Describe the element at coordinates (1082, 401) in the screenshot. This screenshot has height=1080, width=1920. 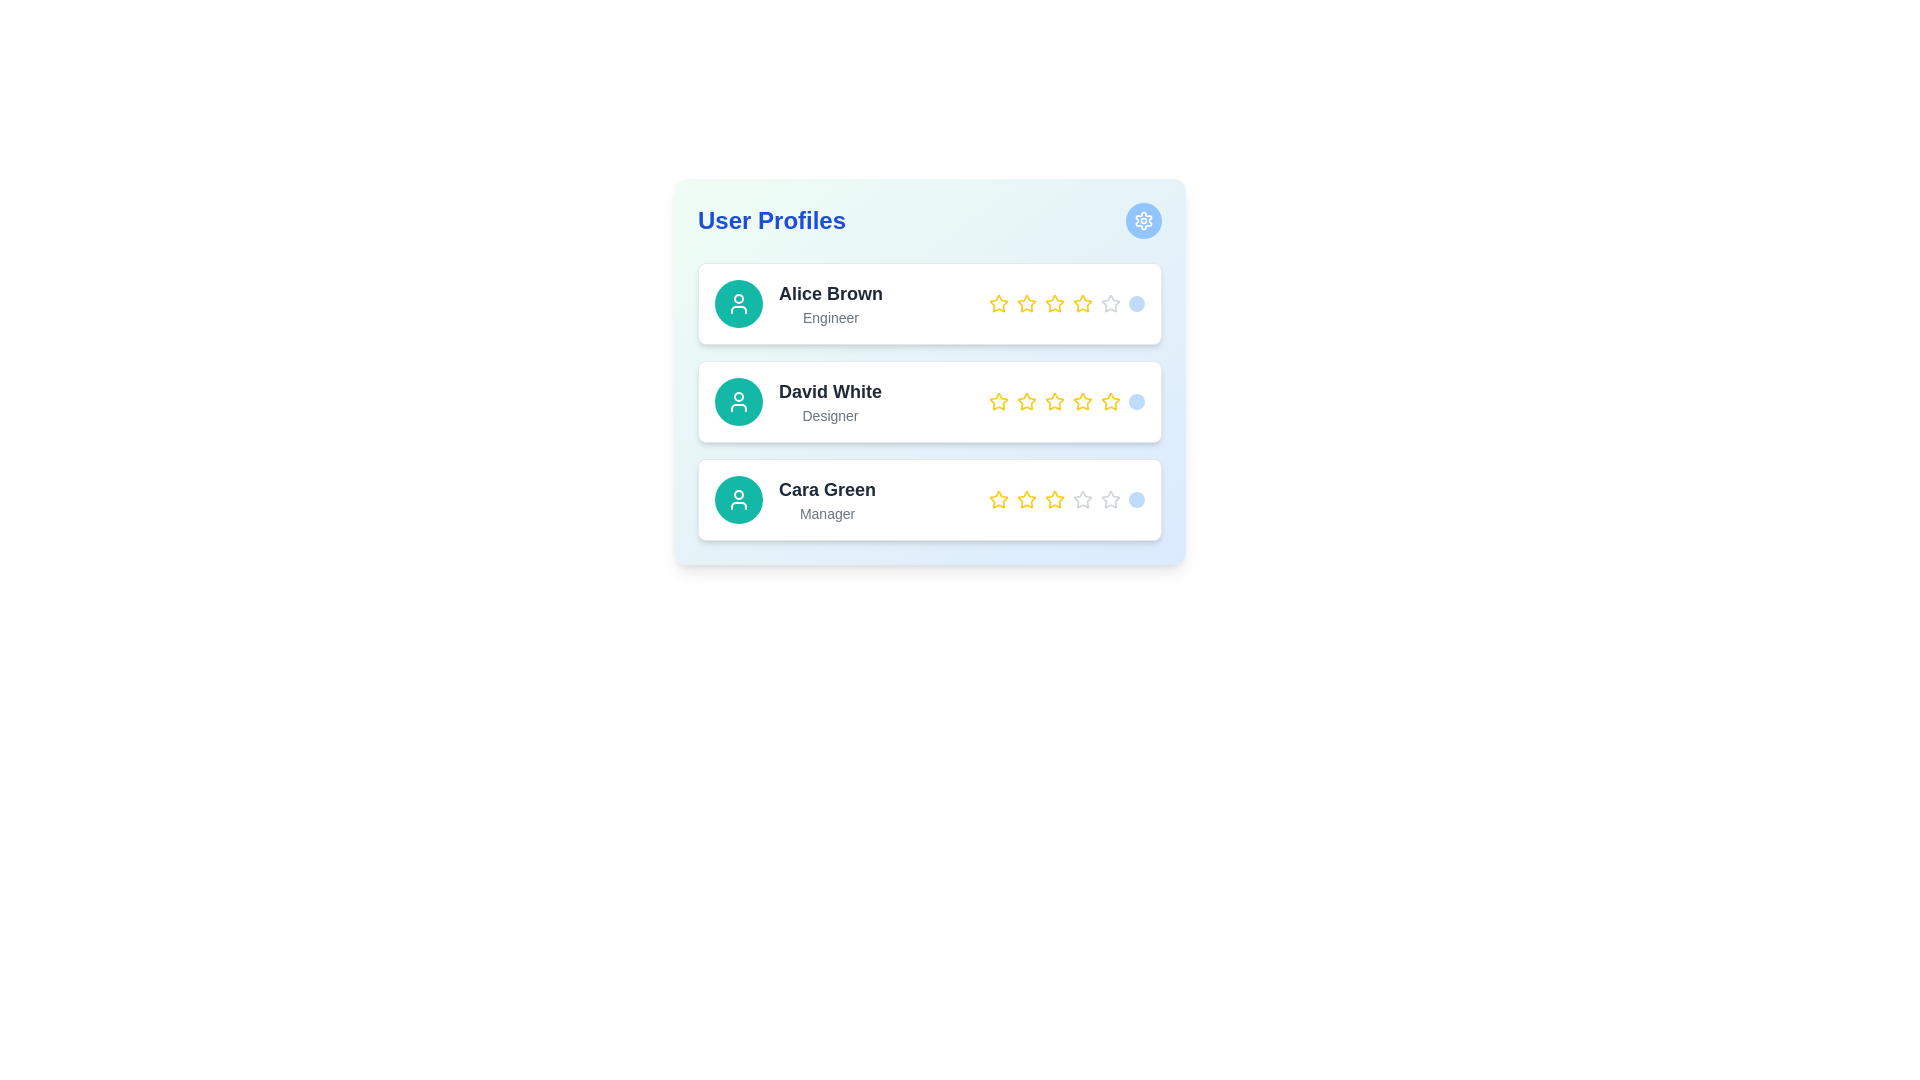
I see `the fourth yellow outlined star icon in the rating system for 'David White'` at that location.